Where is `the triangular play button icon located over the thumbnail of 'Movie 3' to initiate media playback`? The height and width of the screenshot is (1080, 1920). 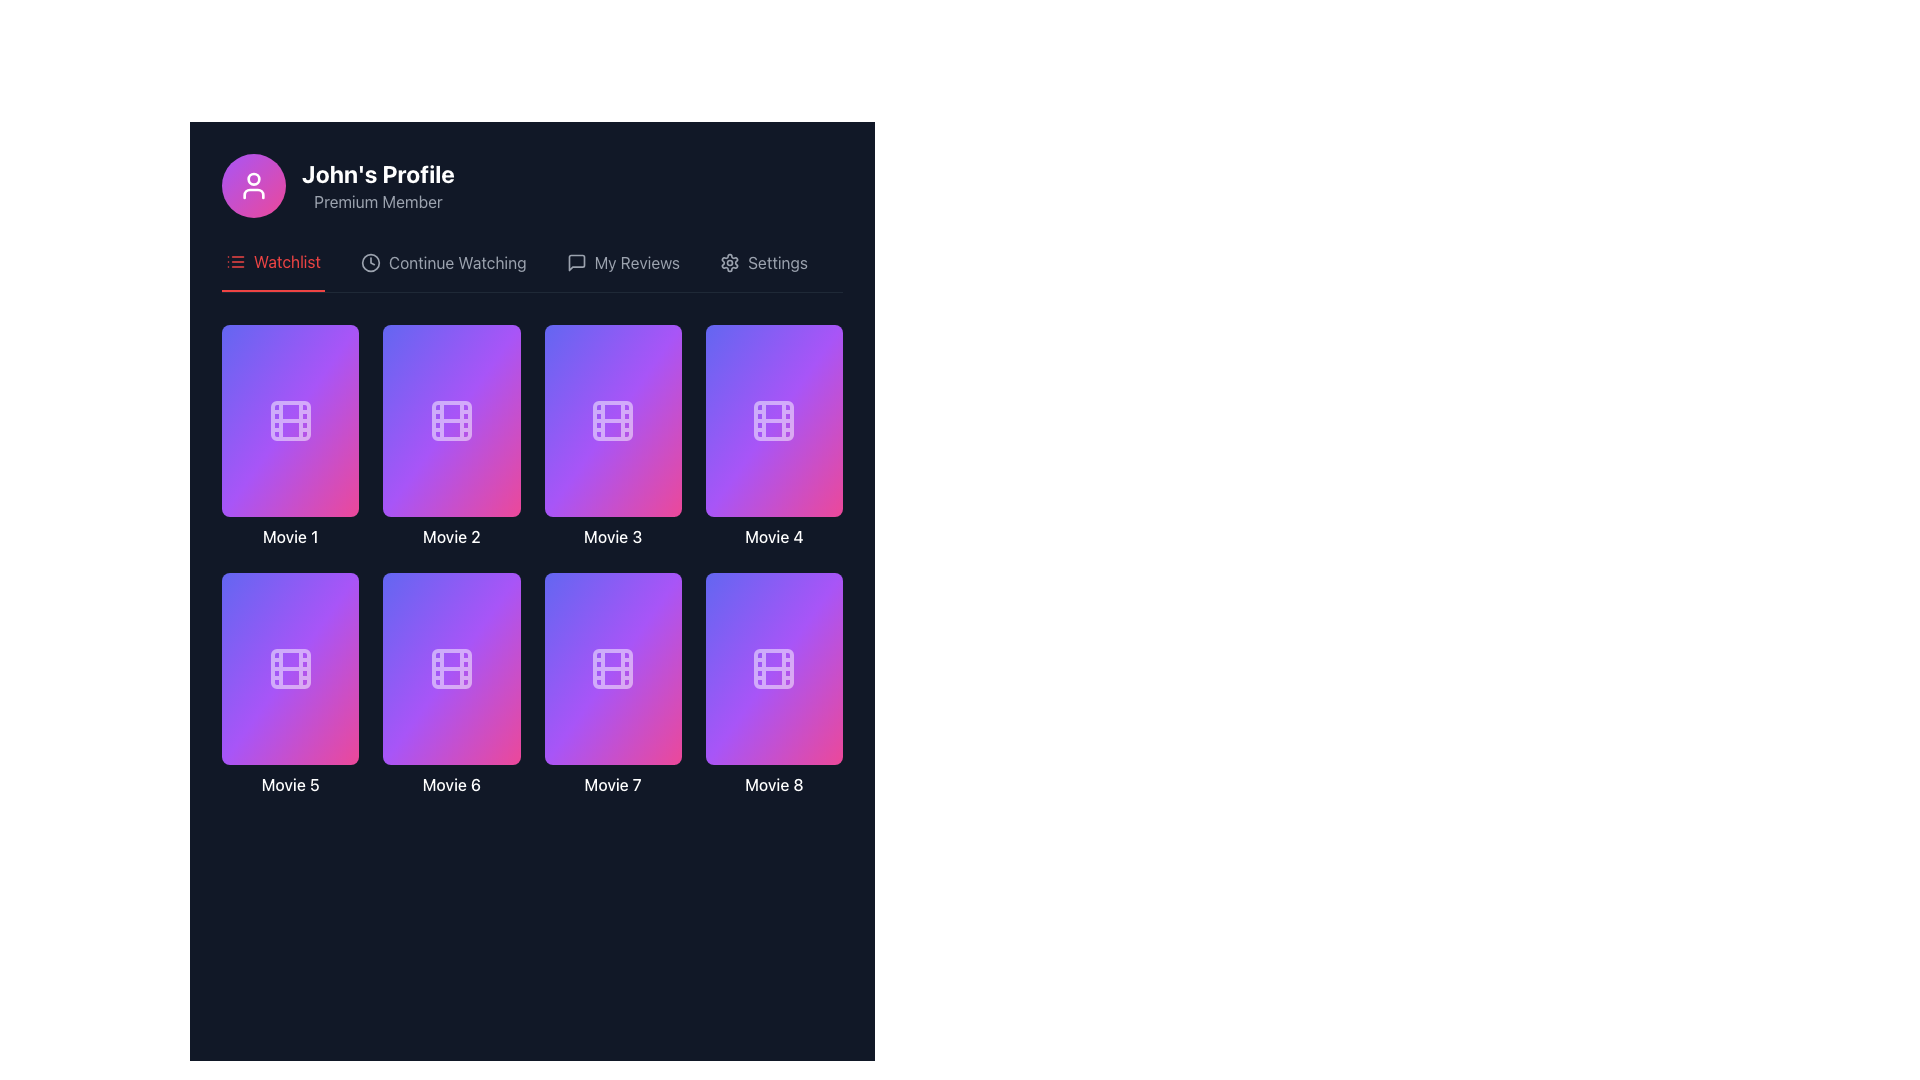
the triangular play button icon located over the thumbnail of 'Movie 3' to initiate media playback is located at coordinates (613, 410).